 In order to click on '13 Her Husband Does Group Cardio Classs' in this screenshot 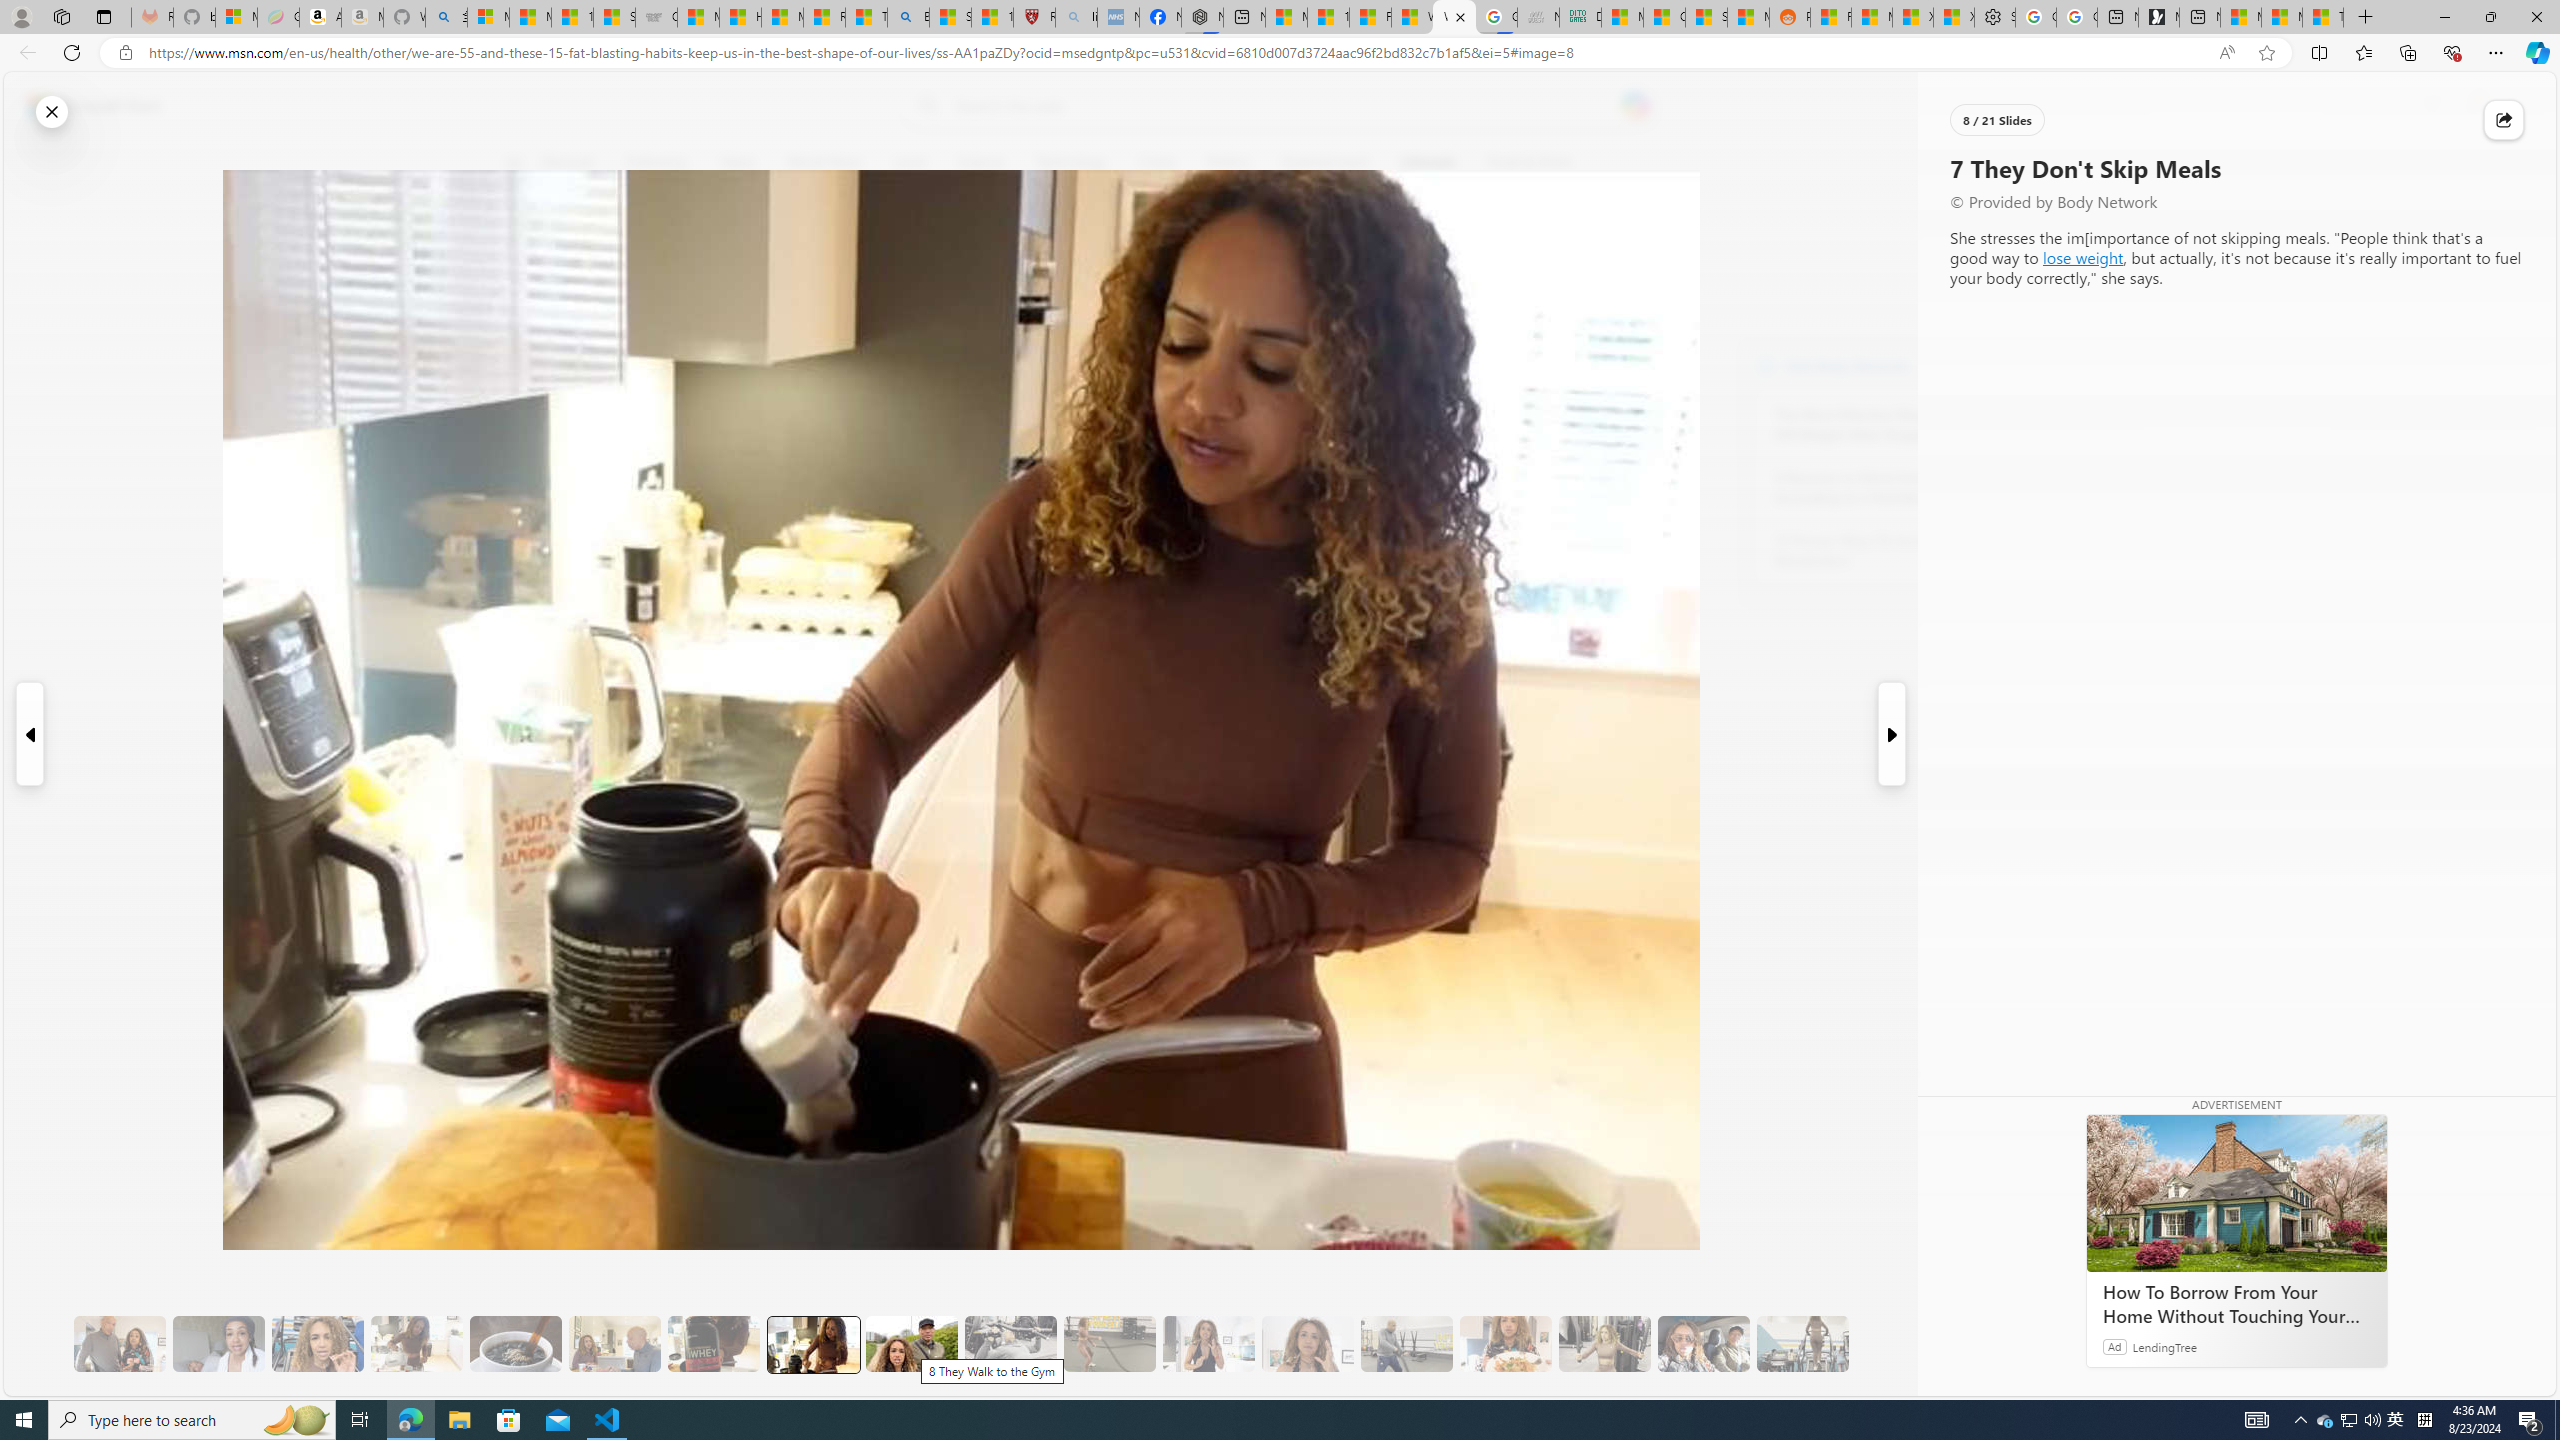, I will do `click(1406, 1344)`.